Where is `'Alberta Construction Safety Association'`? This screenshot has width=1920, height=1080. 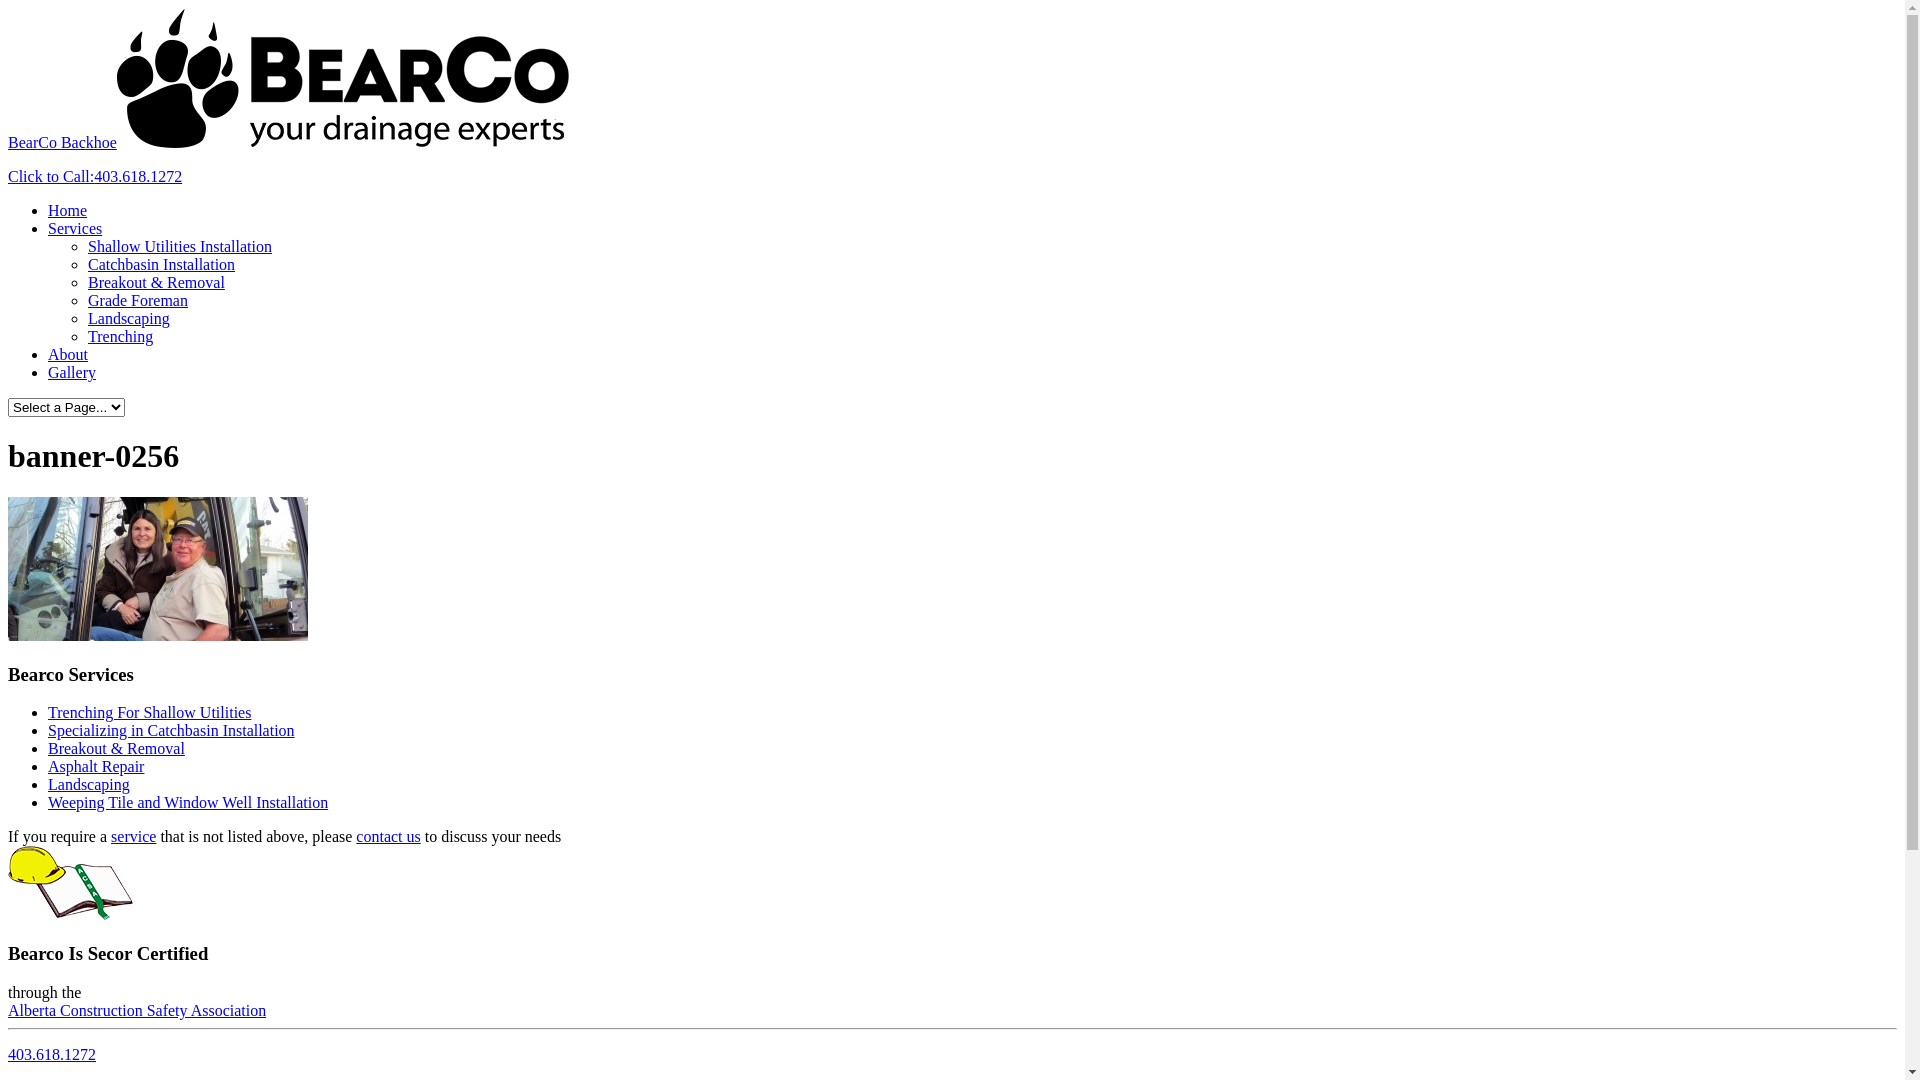 'Alberta Construction Safety Association' is located at coordinates (136, 1010).